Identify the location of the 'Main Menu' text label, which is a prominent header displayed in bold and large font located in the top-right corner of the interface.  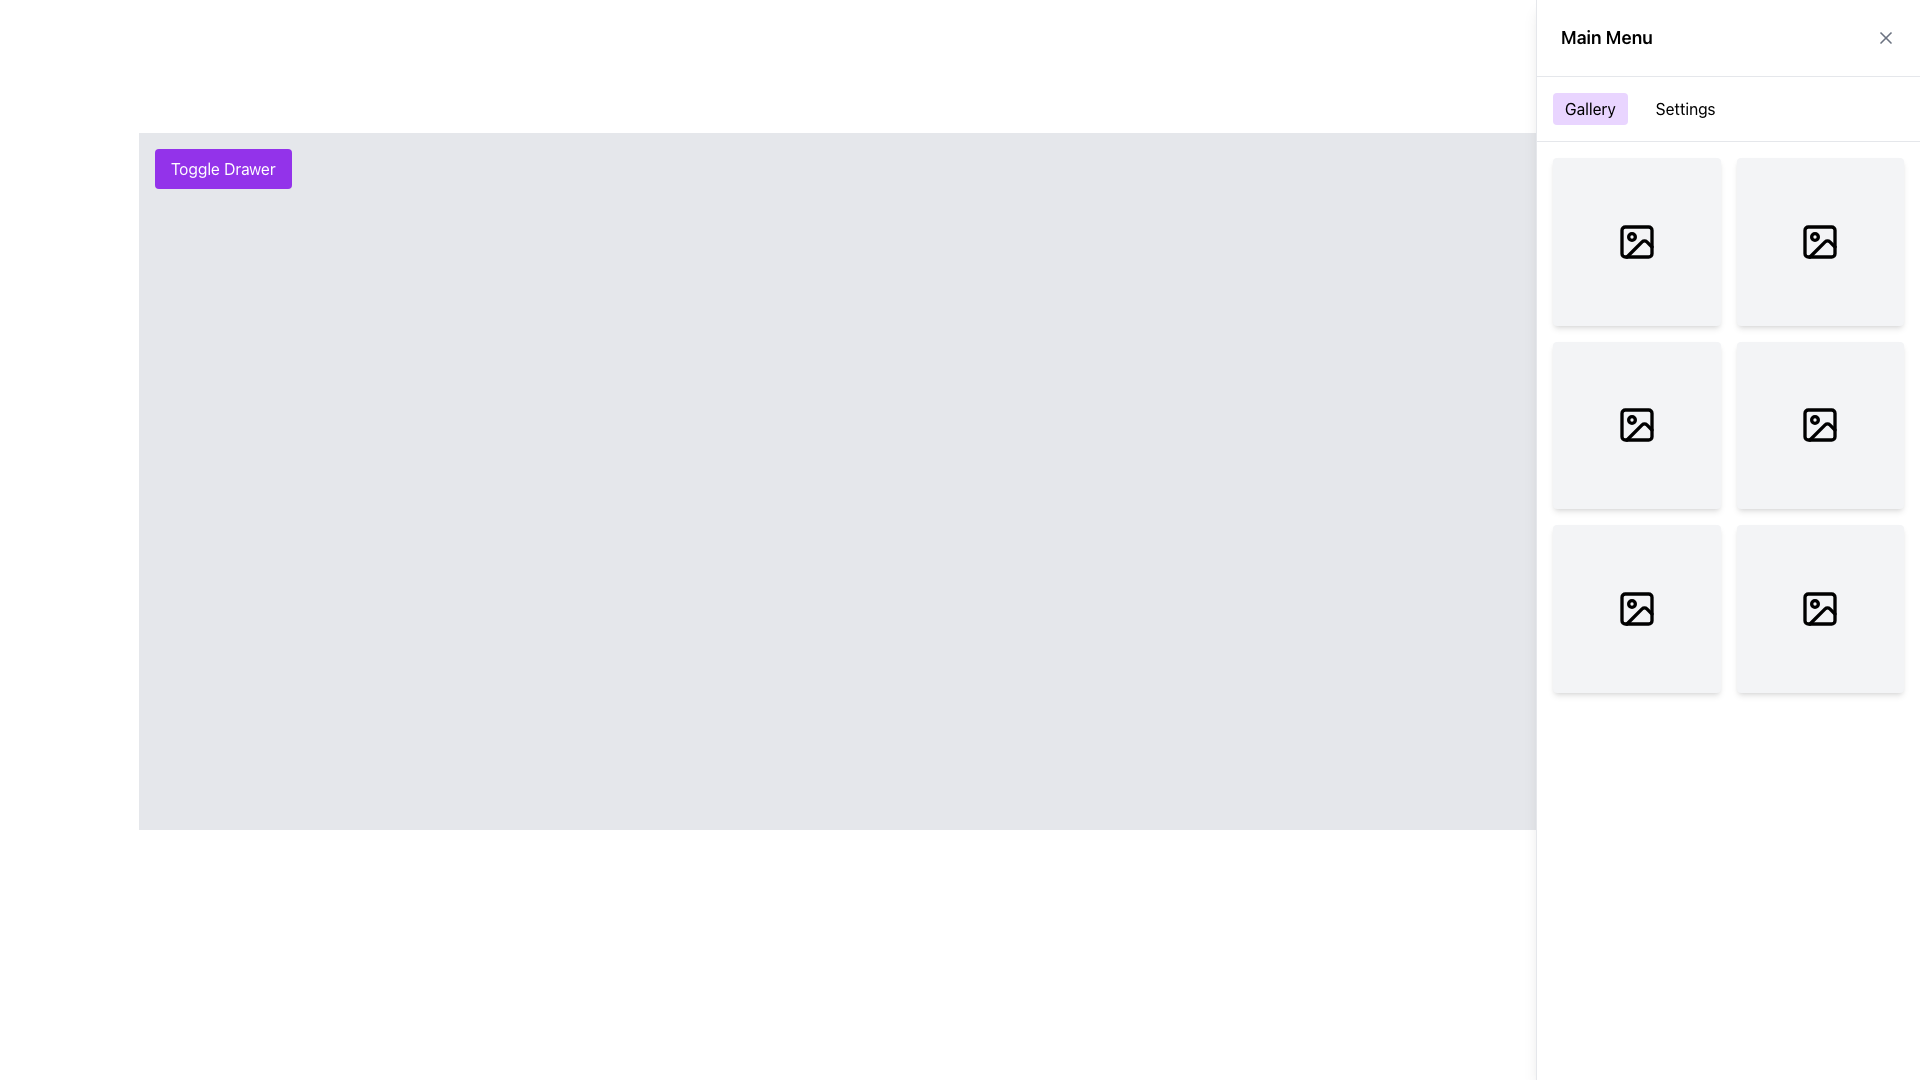
(1606, 38).